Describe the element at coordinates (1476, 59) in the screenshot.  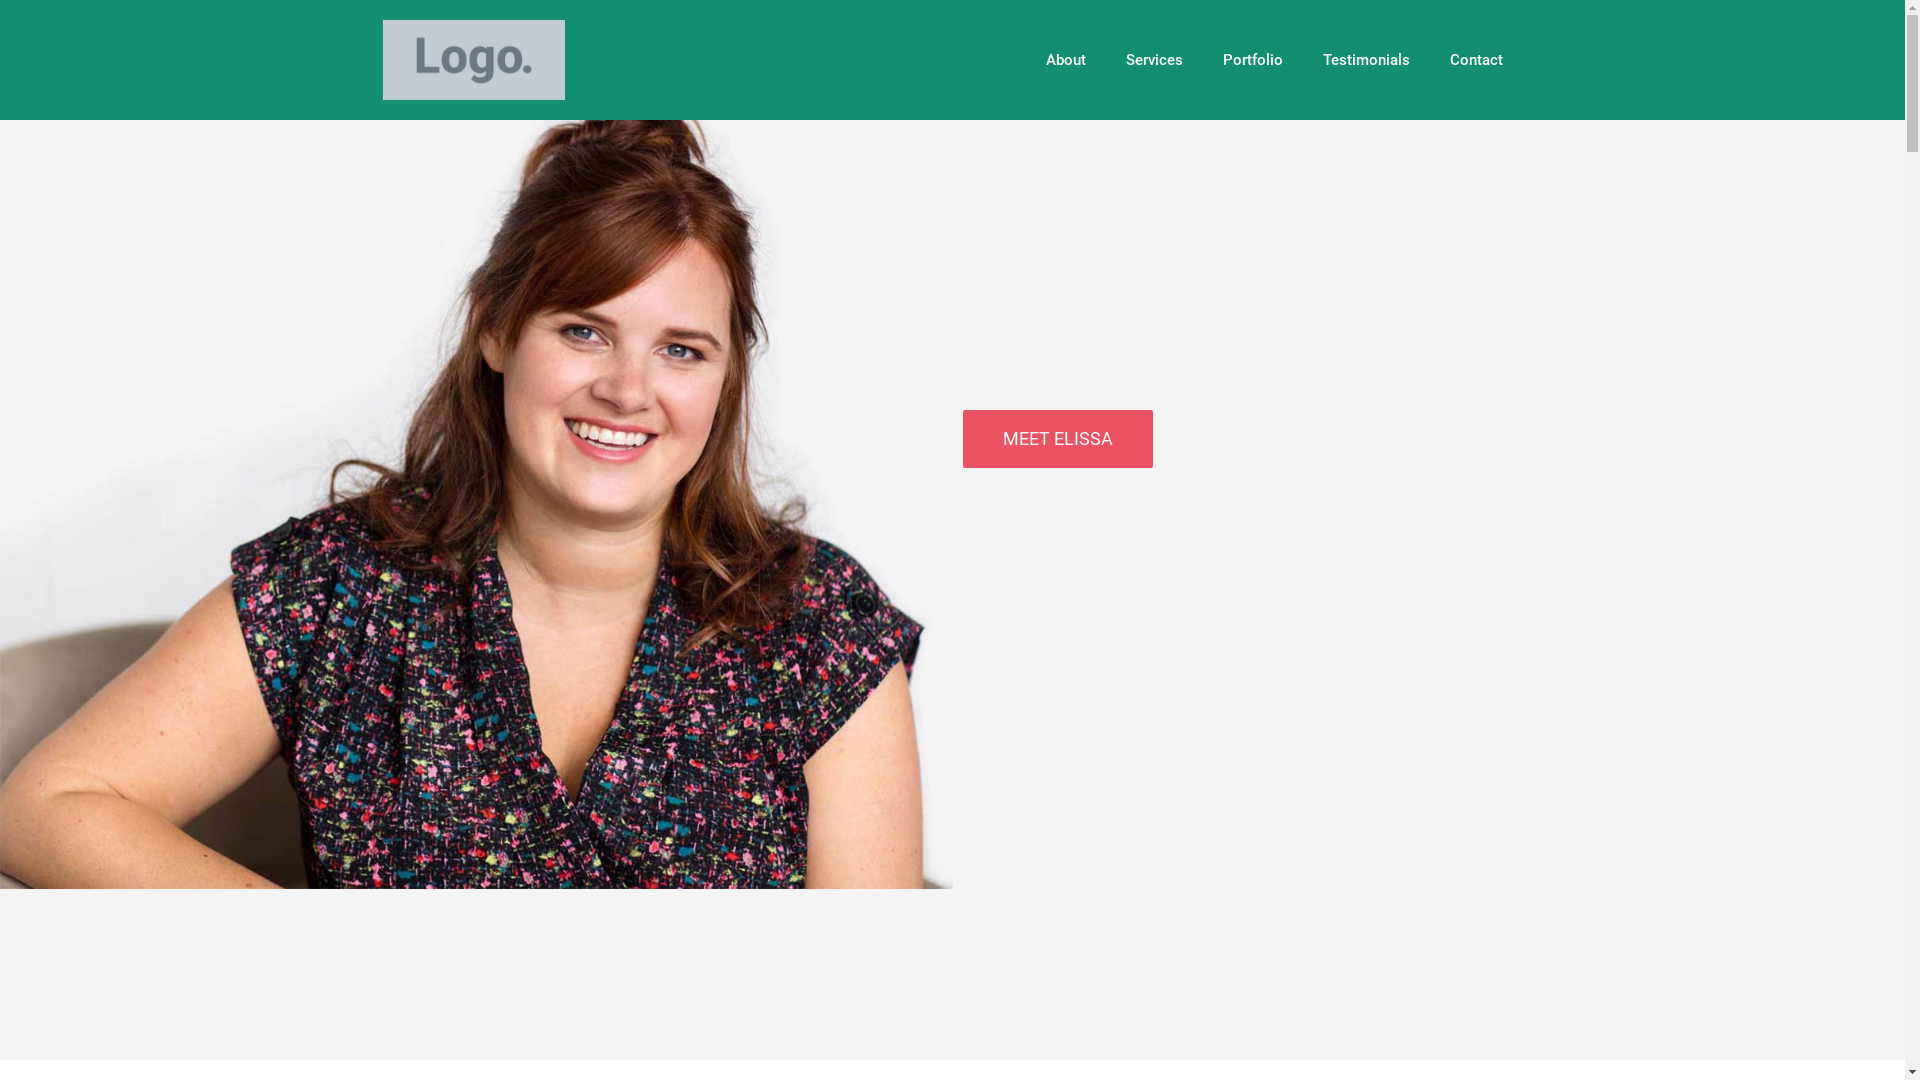
I see `'Contact'` at that location.